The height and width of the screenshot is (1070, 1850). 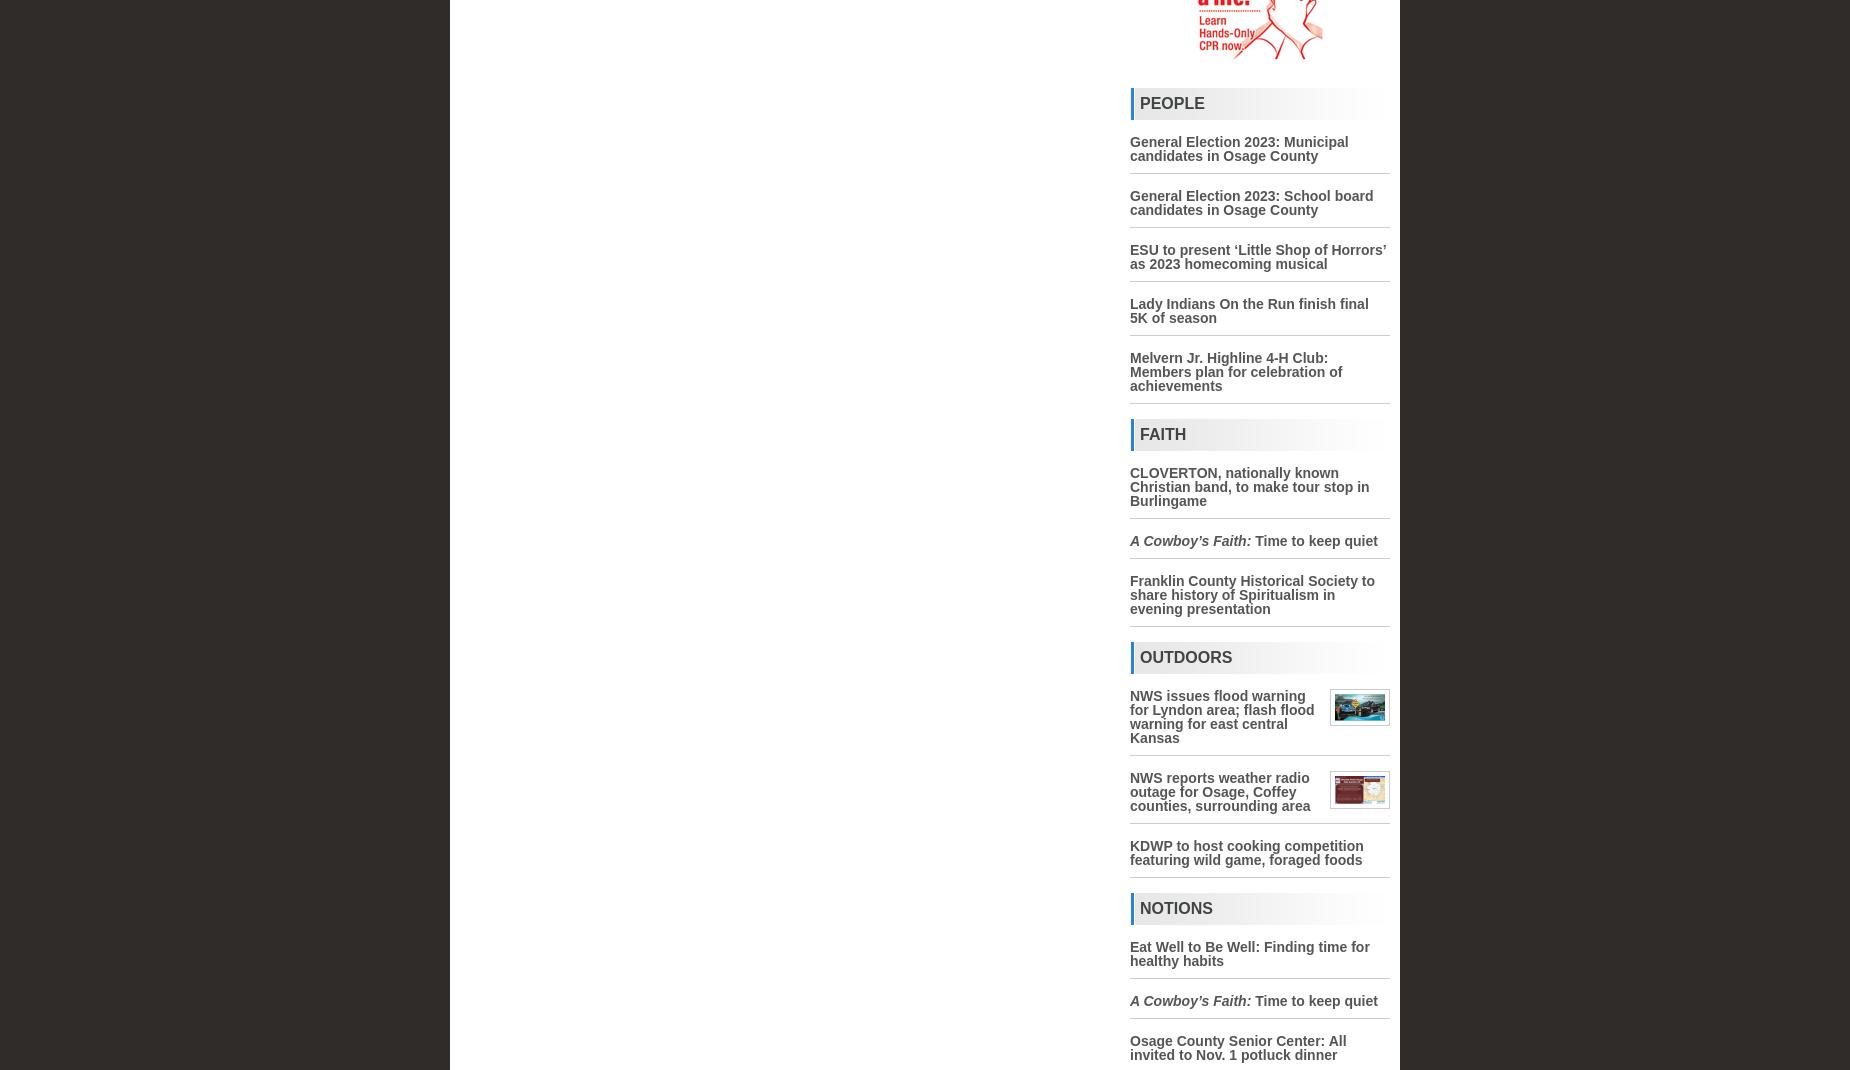 What do you see at coordinates (1250, 201) in the screenshot?
I see `'General Election 2023: School board candidates in Osage County'` at bounding box center [1250, 201].